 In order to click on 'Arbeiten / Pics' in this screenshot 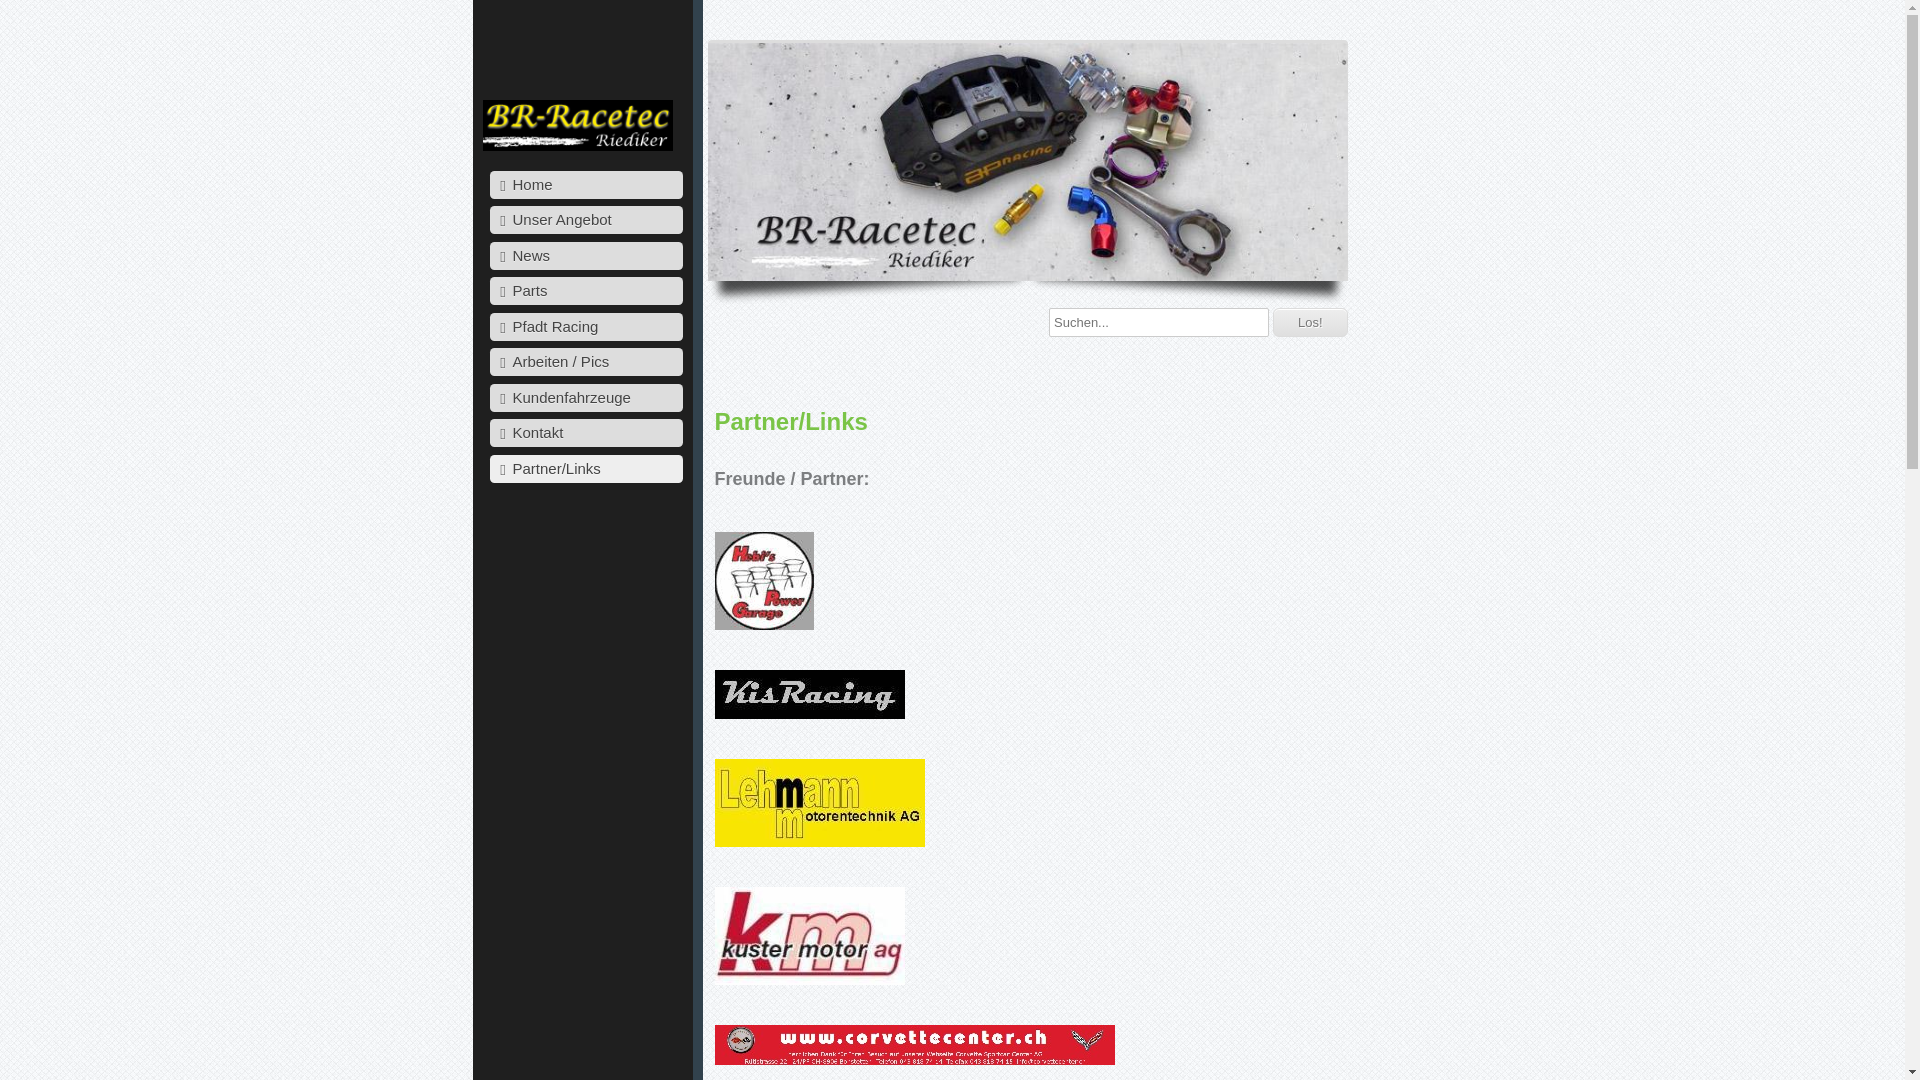, I will do `click(585, 362)`.